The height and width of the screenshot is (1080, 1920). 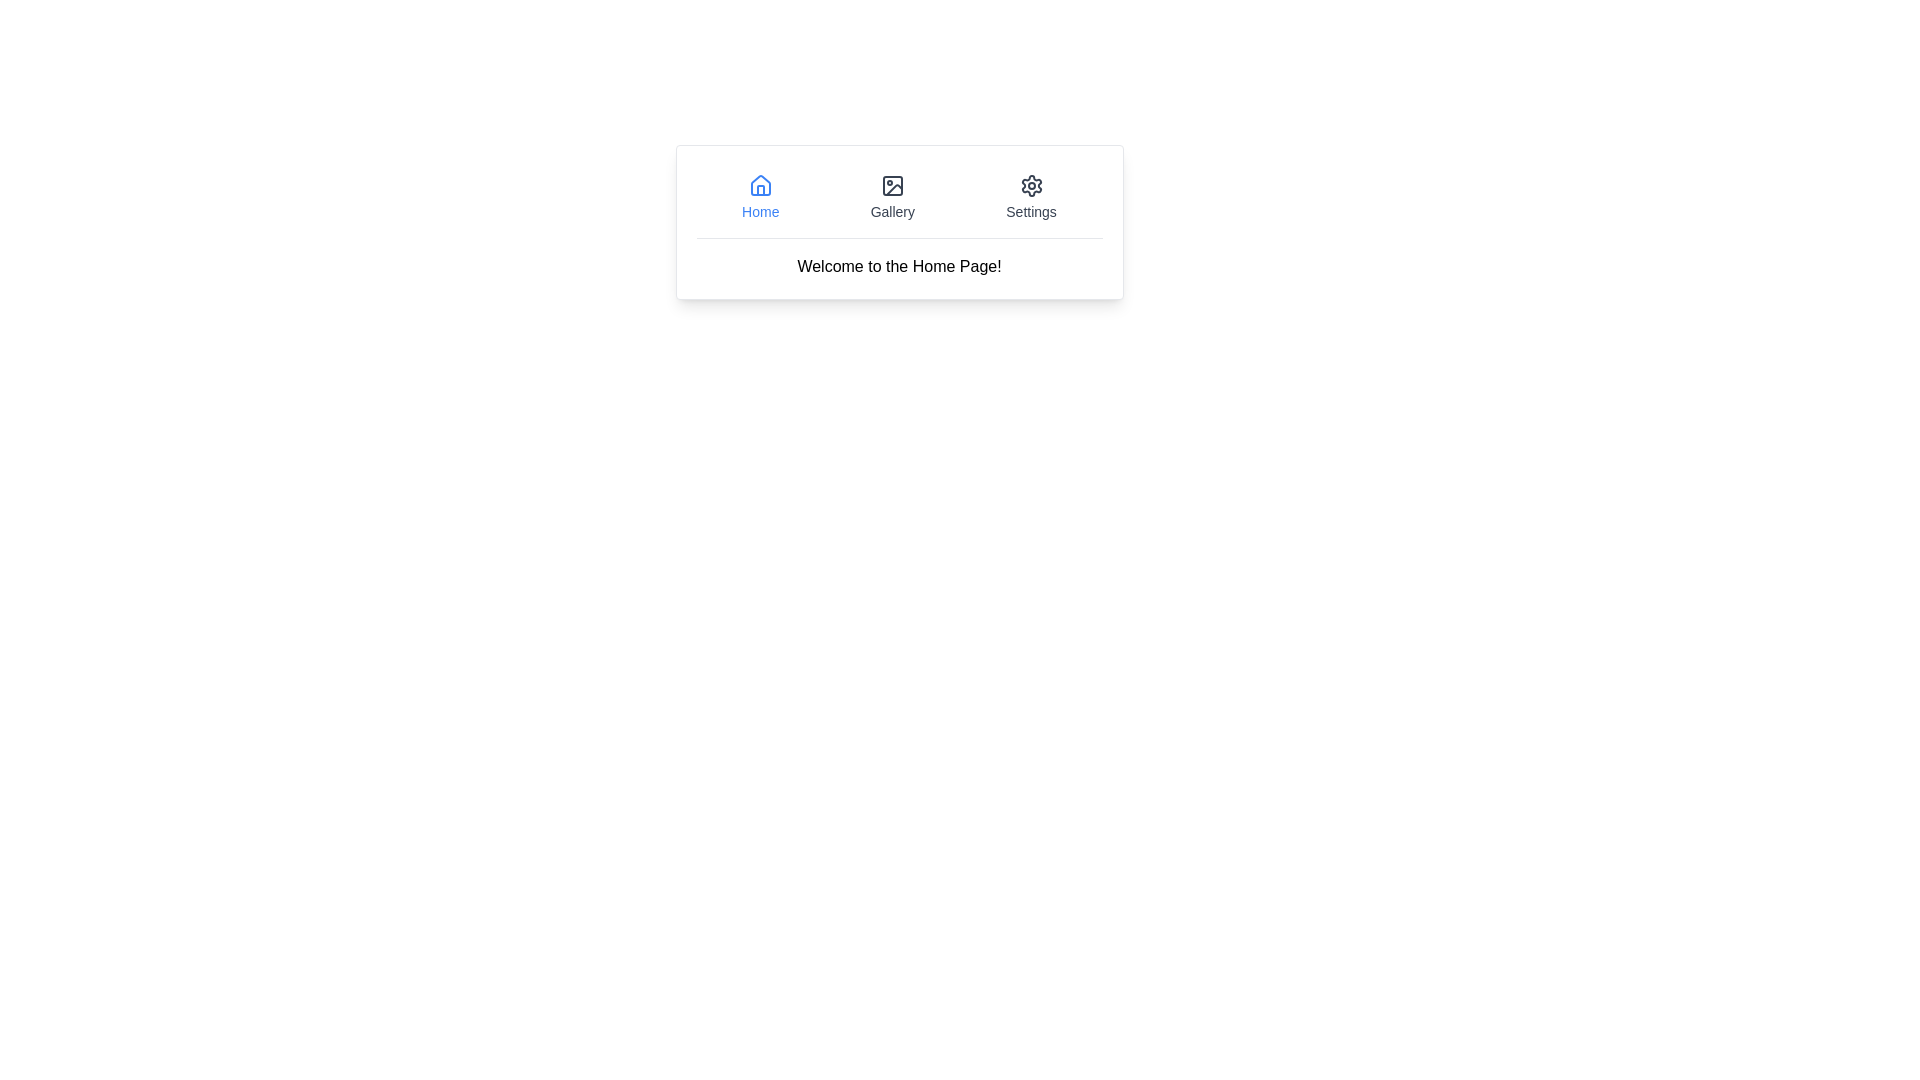 I want to click on the background rectangle of the 'Gallery' icon, which is the second icon in the horizontally aligned navigation bar, so click(x=891, y=185).